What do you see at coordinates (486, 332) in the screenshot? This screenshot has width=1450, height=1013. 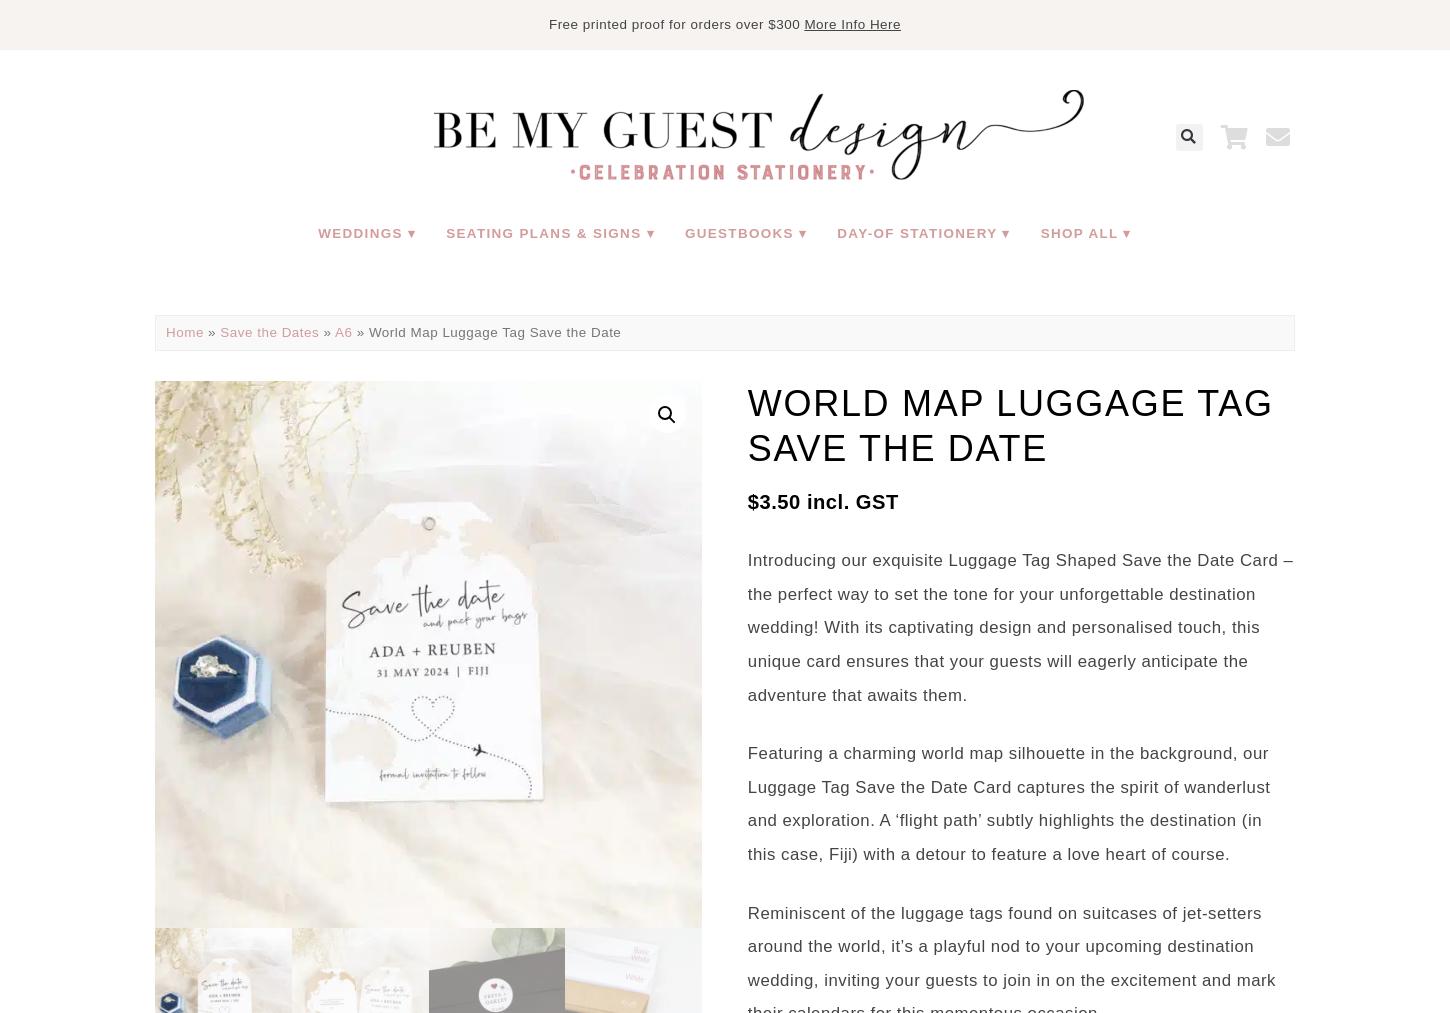 I see `'» World Map Luggage Tag Save the Date'` at bounding box center [486, 332].